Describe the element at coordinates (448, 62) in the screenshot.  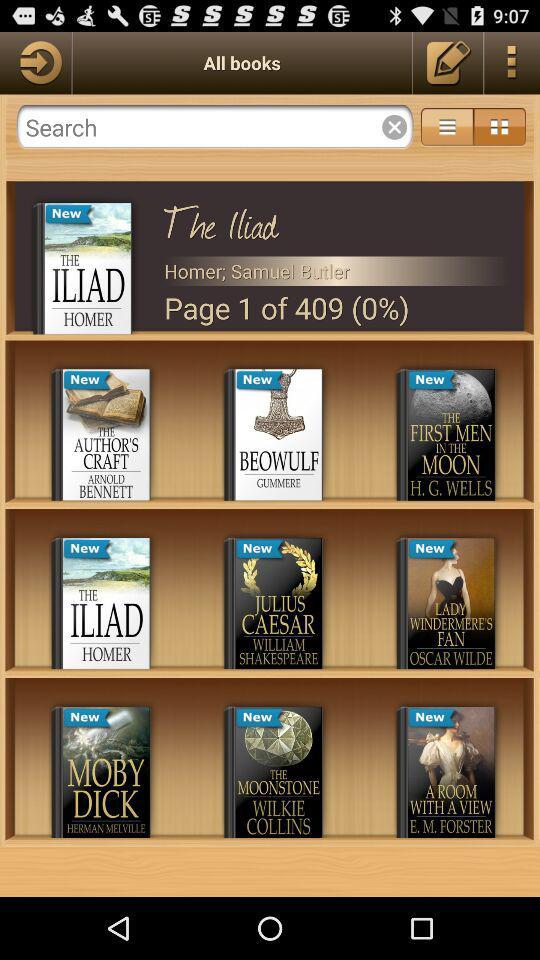
I see `notepad` at that location.